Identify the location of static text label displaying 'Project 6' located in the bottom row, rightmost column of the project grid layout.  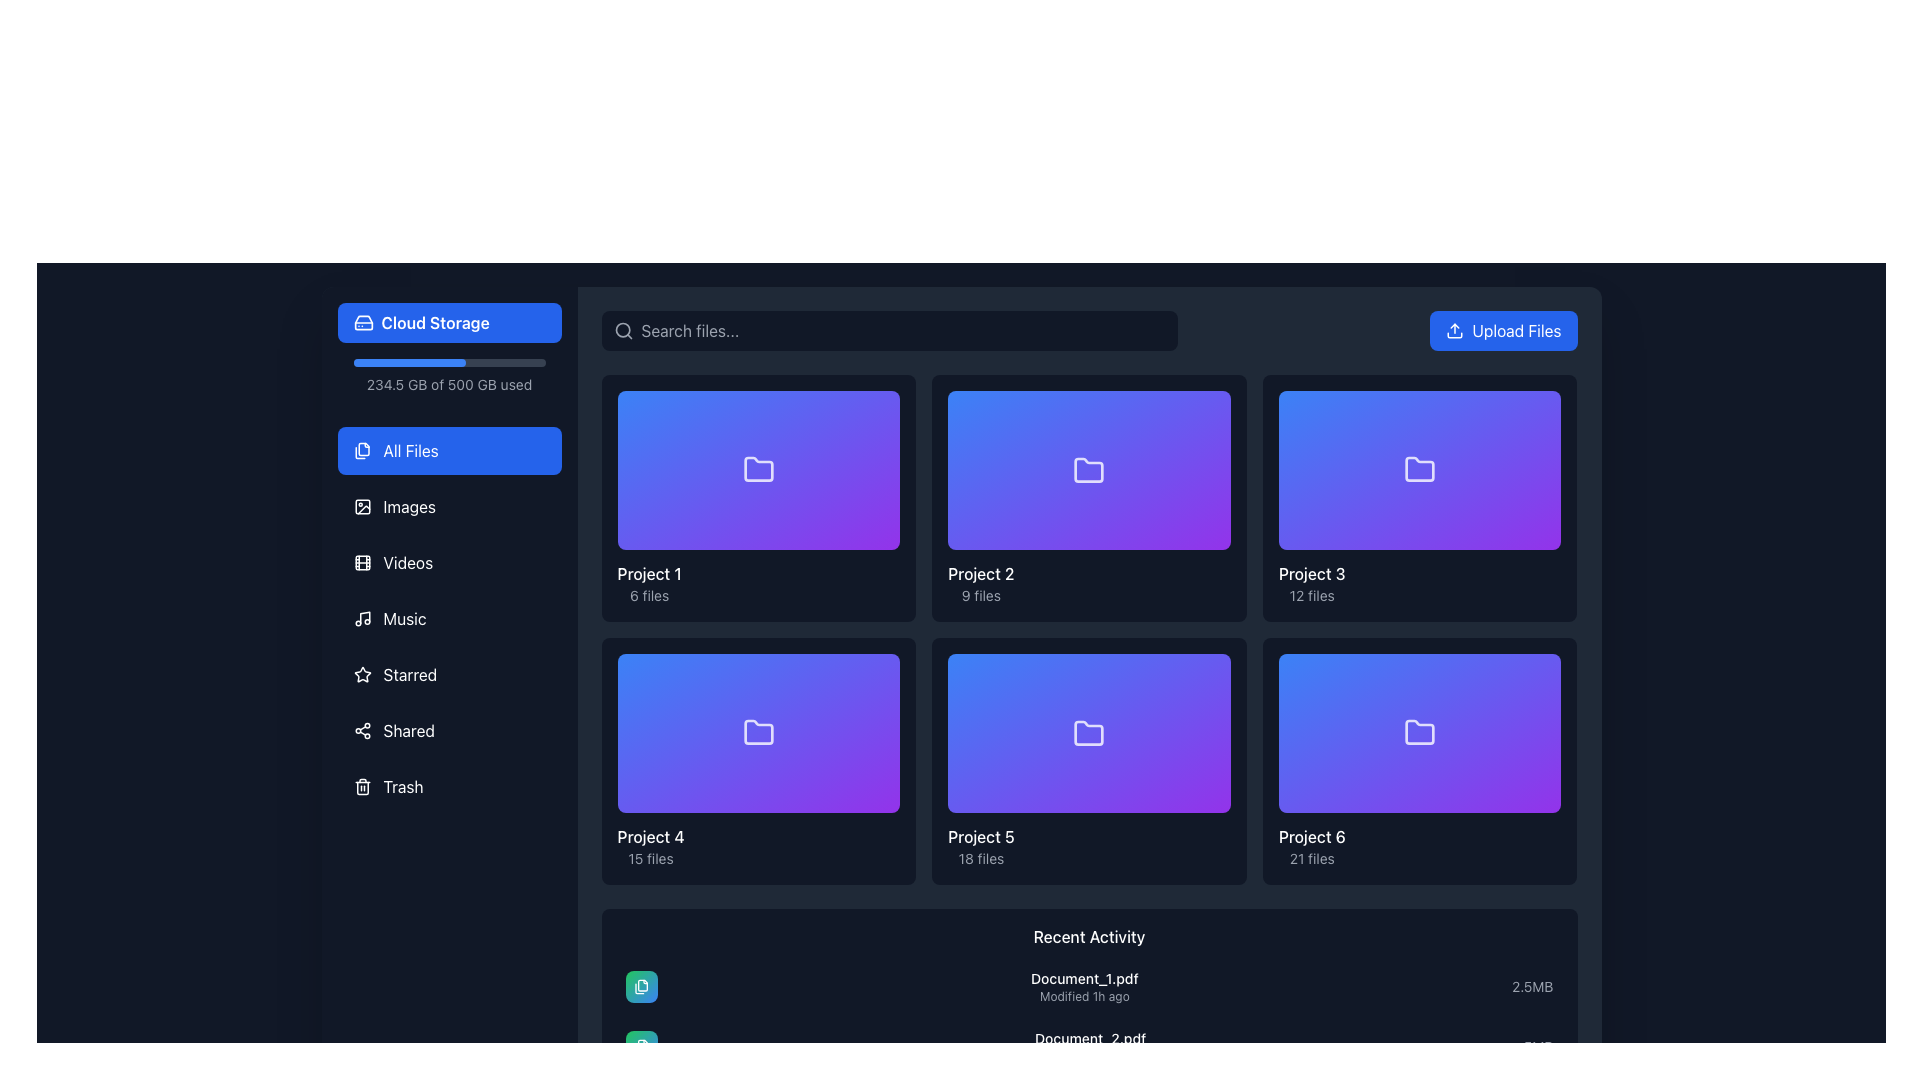
(1312, 837).